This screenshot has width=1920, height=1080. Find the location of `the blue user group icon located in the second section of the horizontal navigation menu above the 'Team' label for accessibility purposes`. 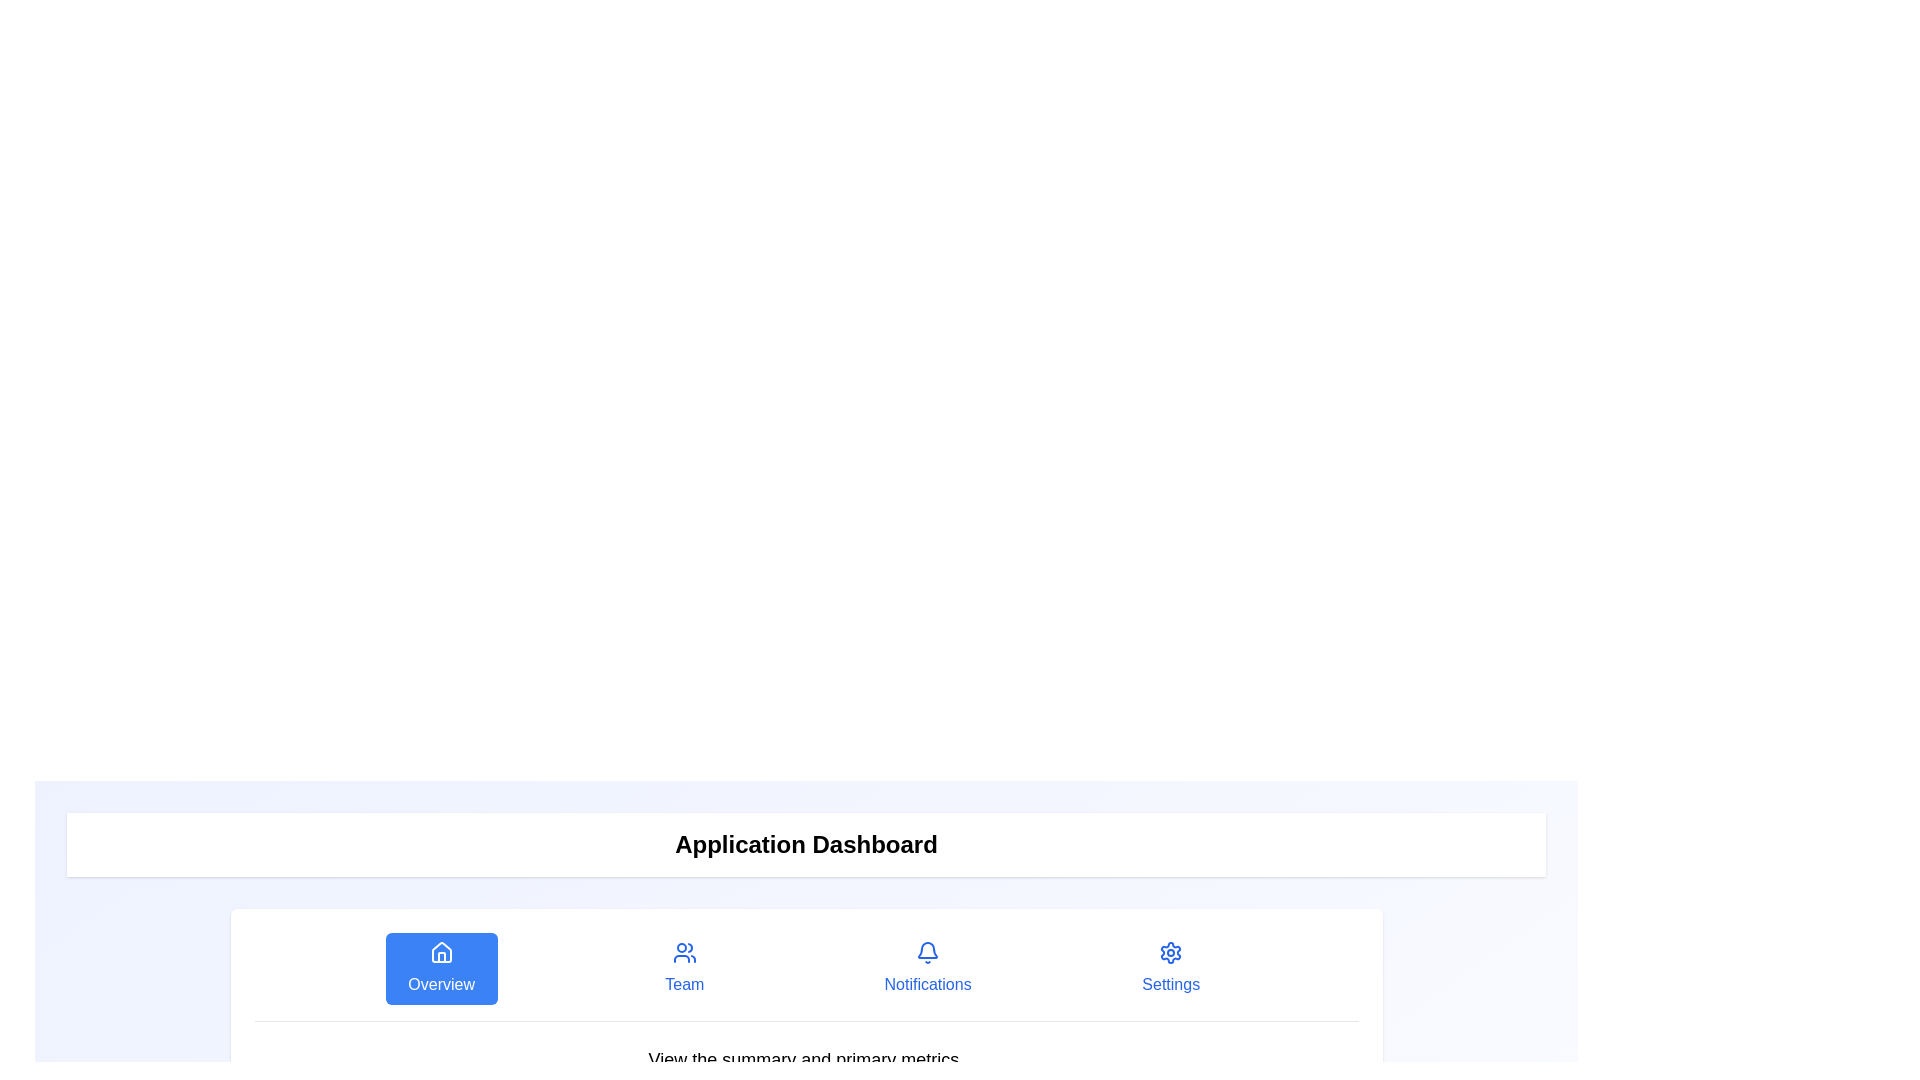

the blue user group icon located in the second section of the horizontal navigation menu above the 'Team' label for accessibility purposes is located at coordinates (684, 951).